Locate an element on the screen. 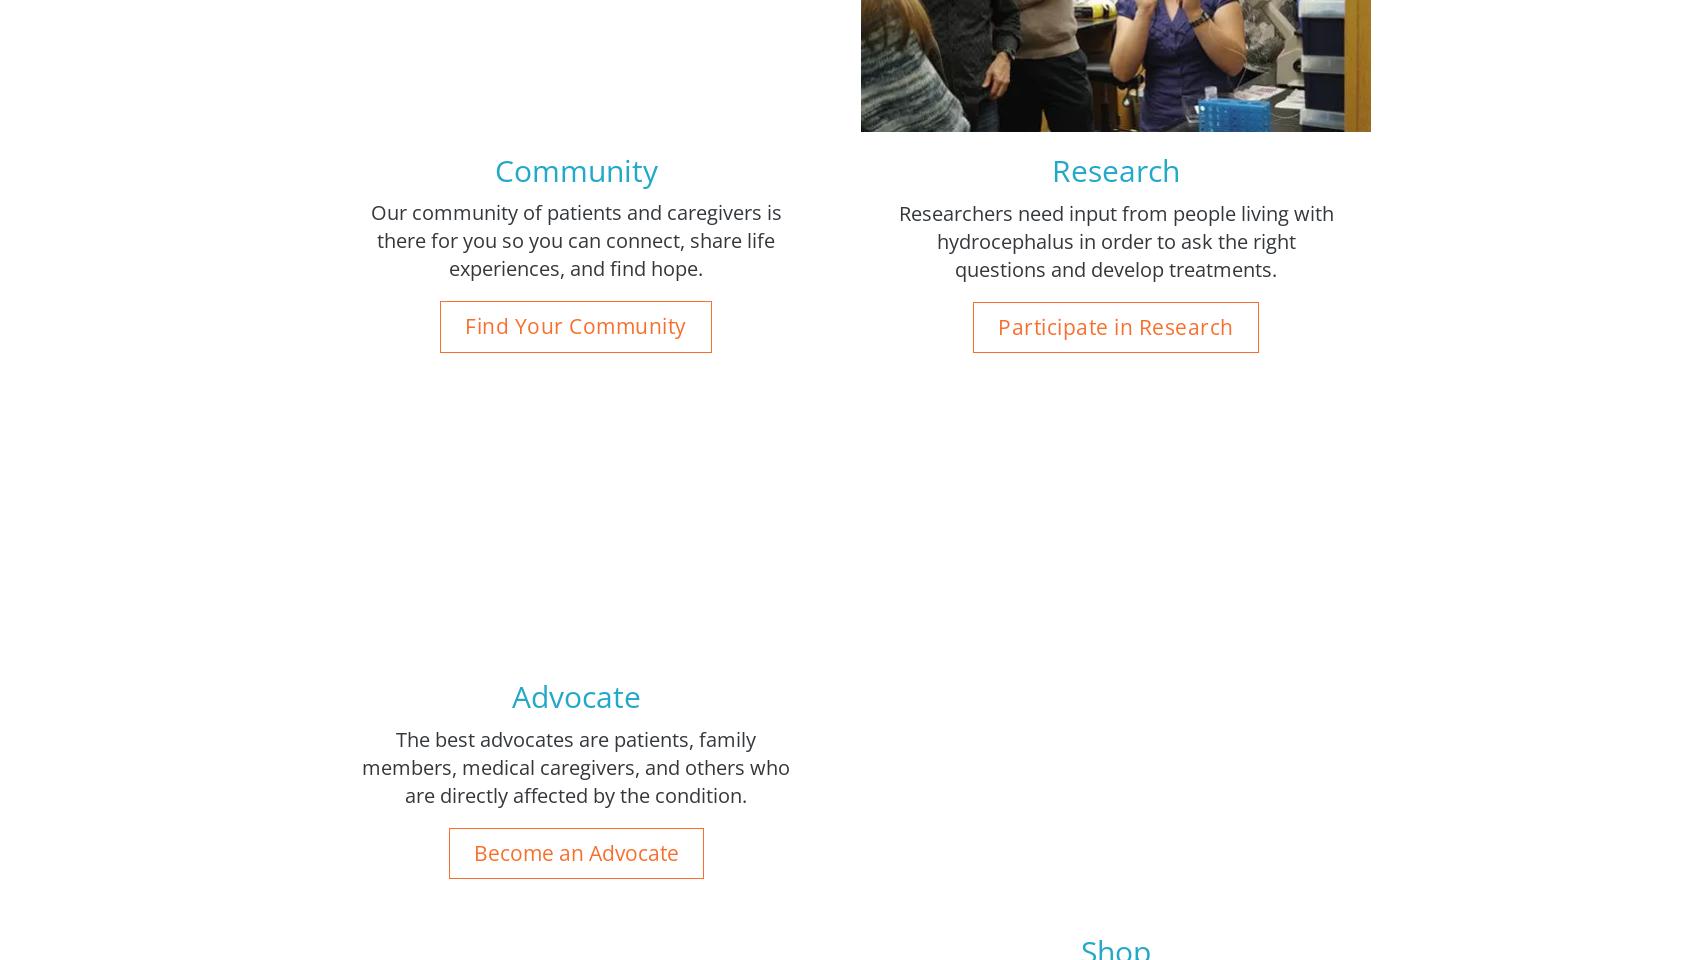 The height and width of the screenshot is (960, 1692). 'The best advocates are patients, family members, medical caregivers, and others who are directly affected by the condition.' is located at coordinates (574, 765).